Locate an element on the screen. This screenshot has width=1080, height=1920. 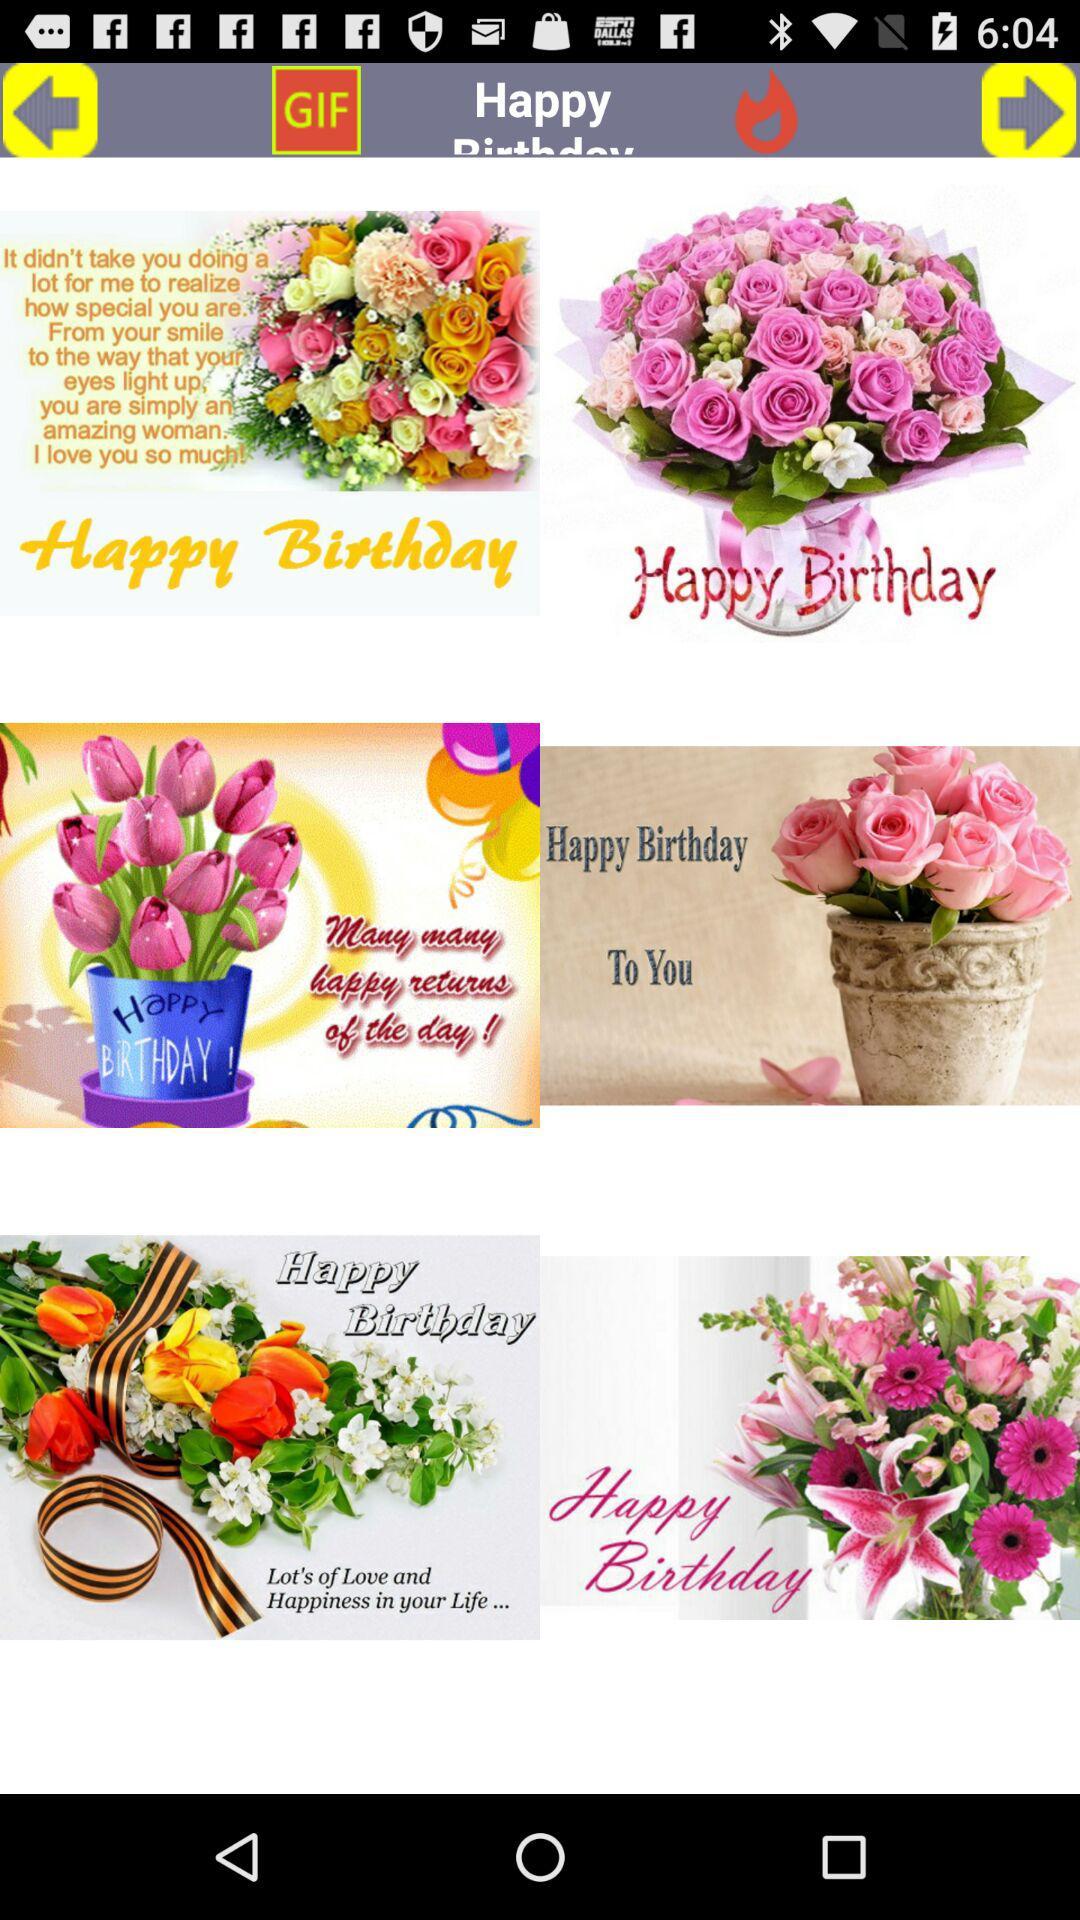
go forward is located at coordinates (1029, 109).